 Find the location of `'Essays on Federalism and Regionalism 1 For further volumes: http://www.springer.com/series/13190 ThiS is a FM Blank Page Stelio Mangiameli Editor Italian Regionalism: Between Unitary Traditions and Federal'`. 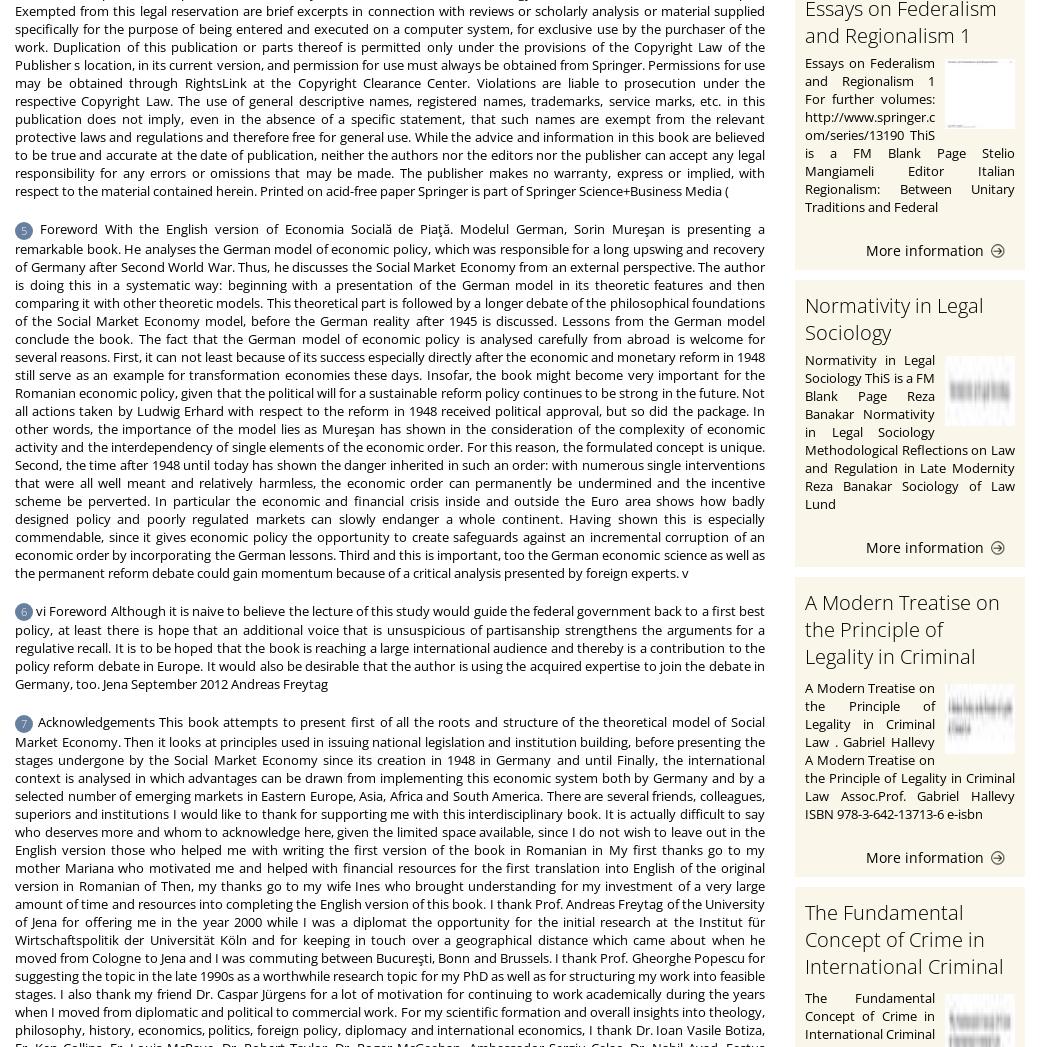

'Essays on Federalism and Regionalism 1 For further volumes: http://www.springer.com/series/13190 ThiS is a FM Blank Page Stelio Mangiameli Editor Italian Regionalism: Between Unitary Traditions and Federal' is located at coordinates (804, 133).